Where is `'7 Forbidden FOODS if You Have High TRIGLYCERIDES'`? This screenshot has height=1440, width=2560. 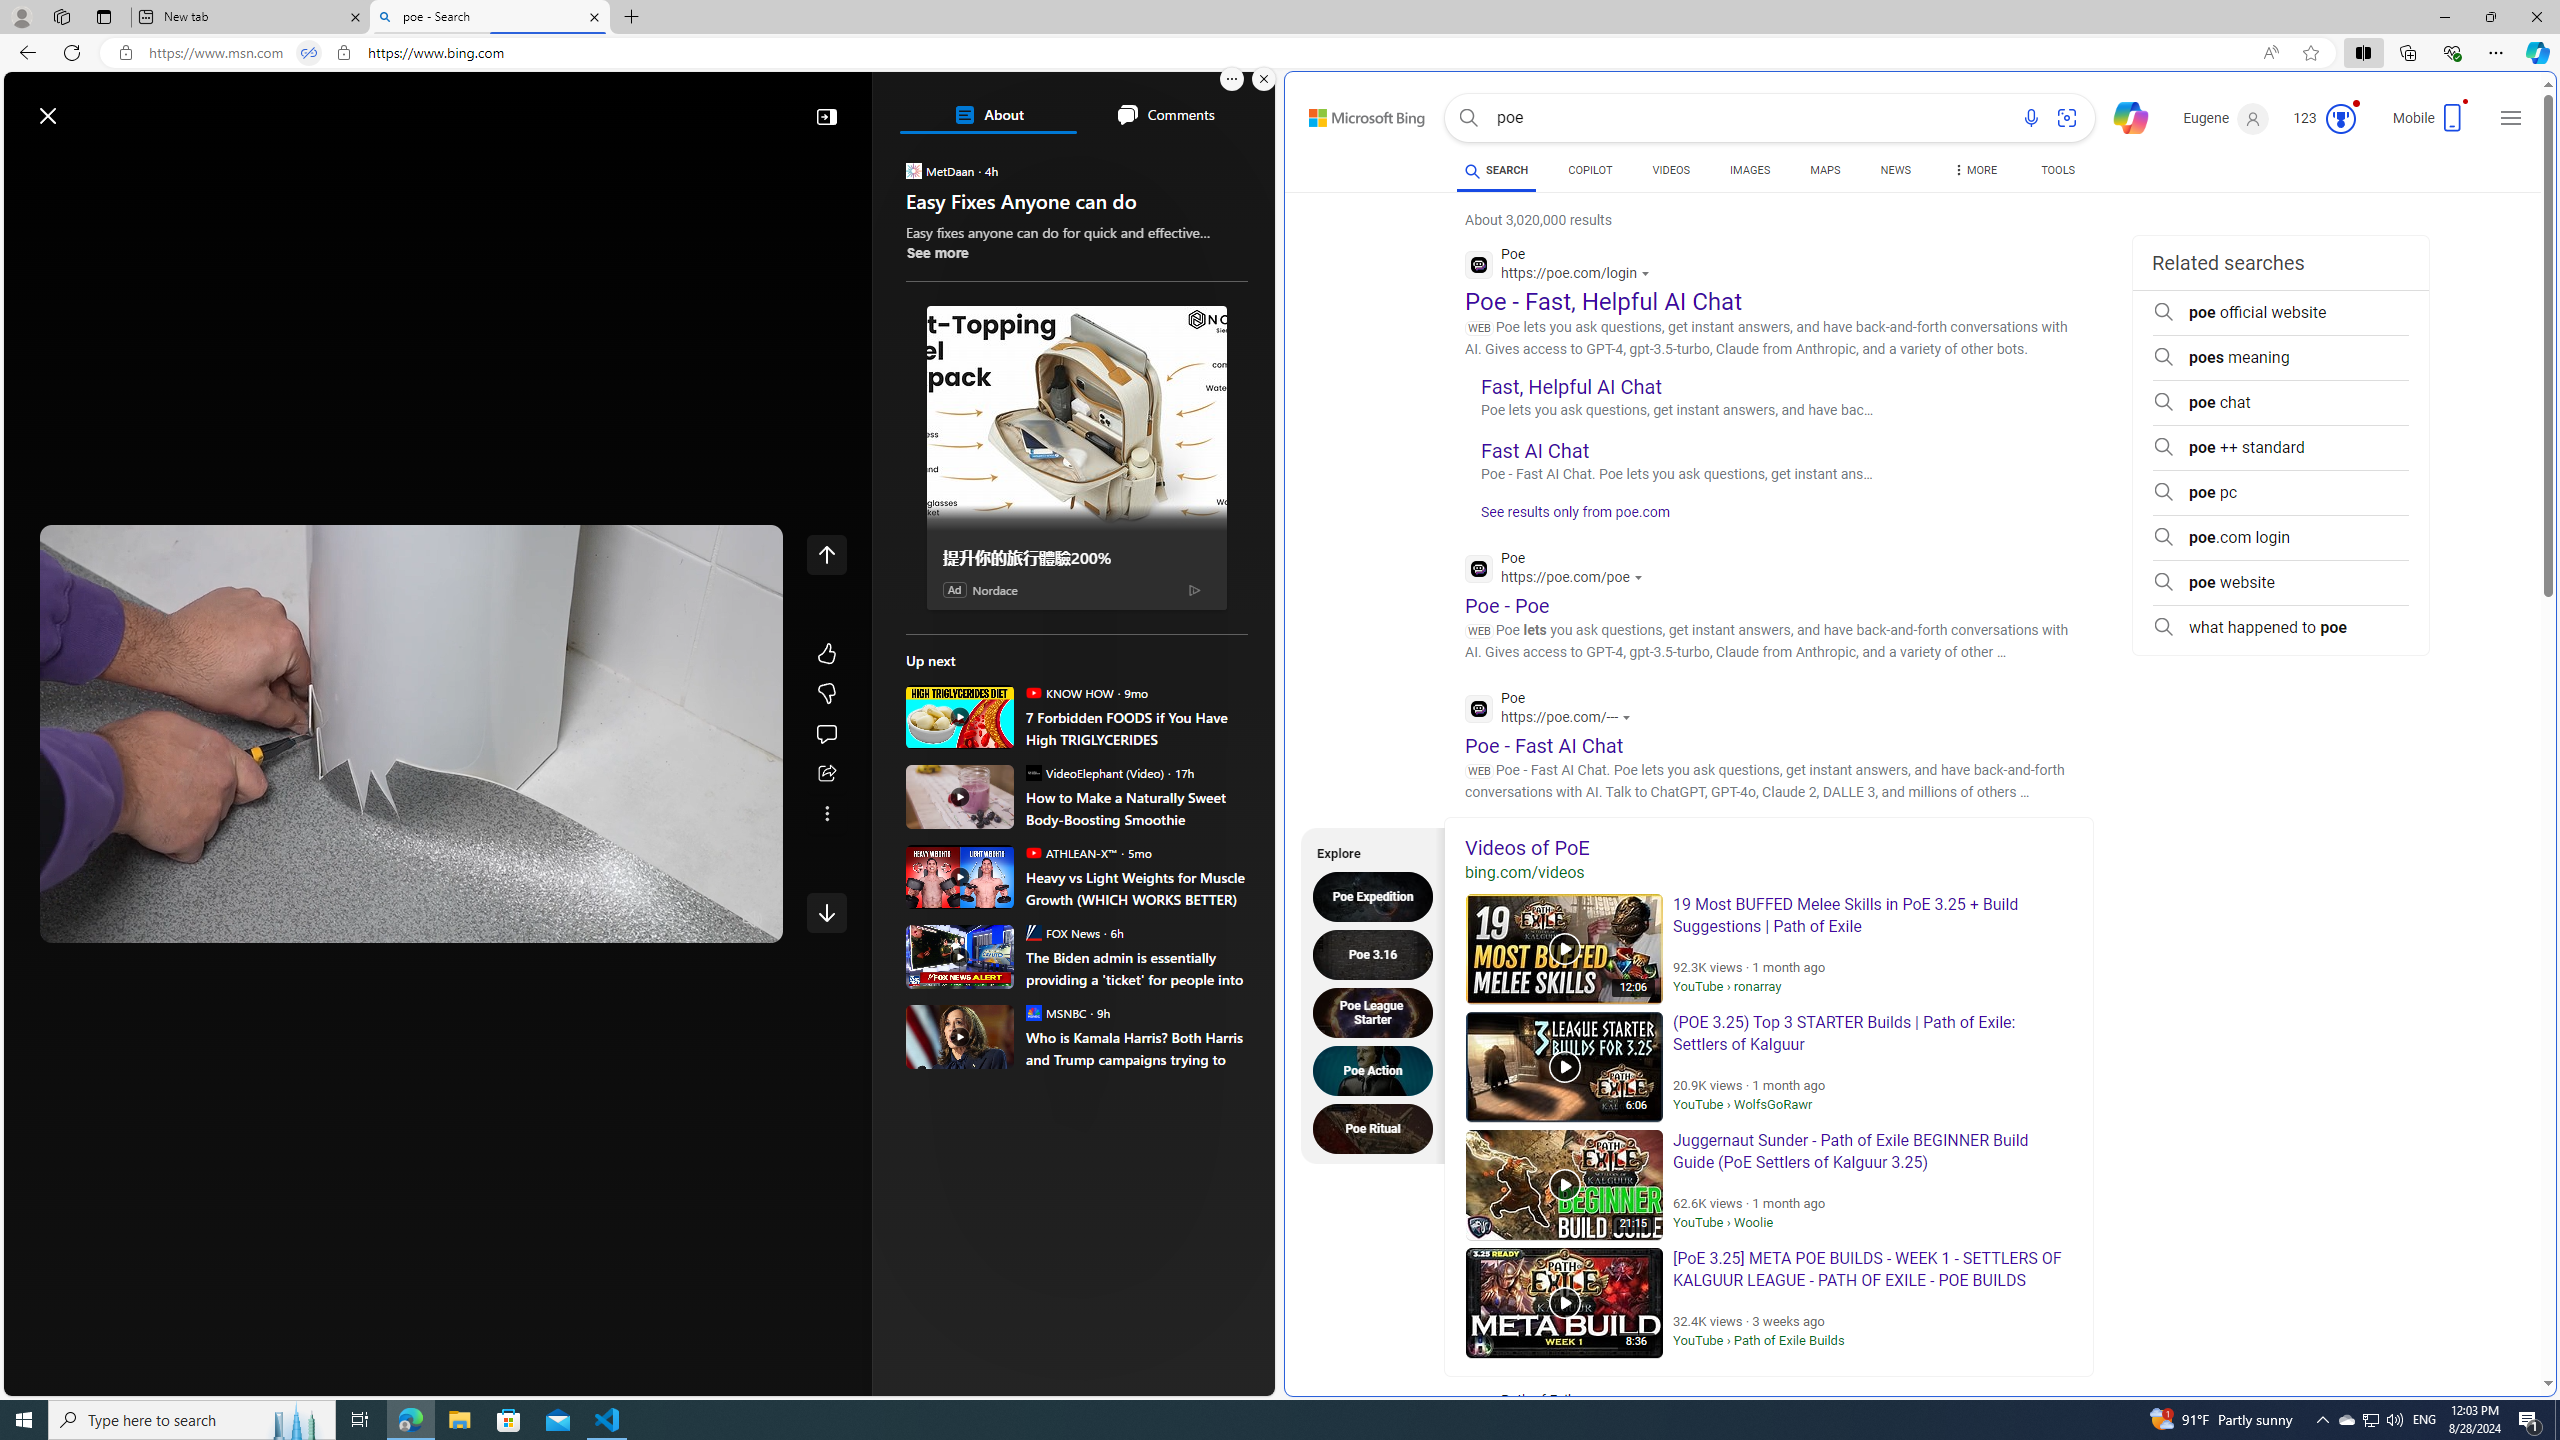 '7 Forbidden FOODS if You Have High TRIGLYCERIDES' is located at coordinates (1136, 727).